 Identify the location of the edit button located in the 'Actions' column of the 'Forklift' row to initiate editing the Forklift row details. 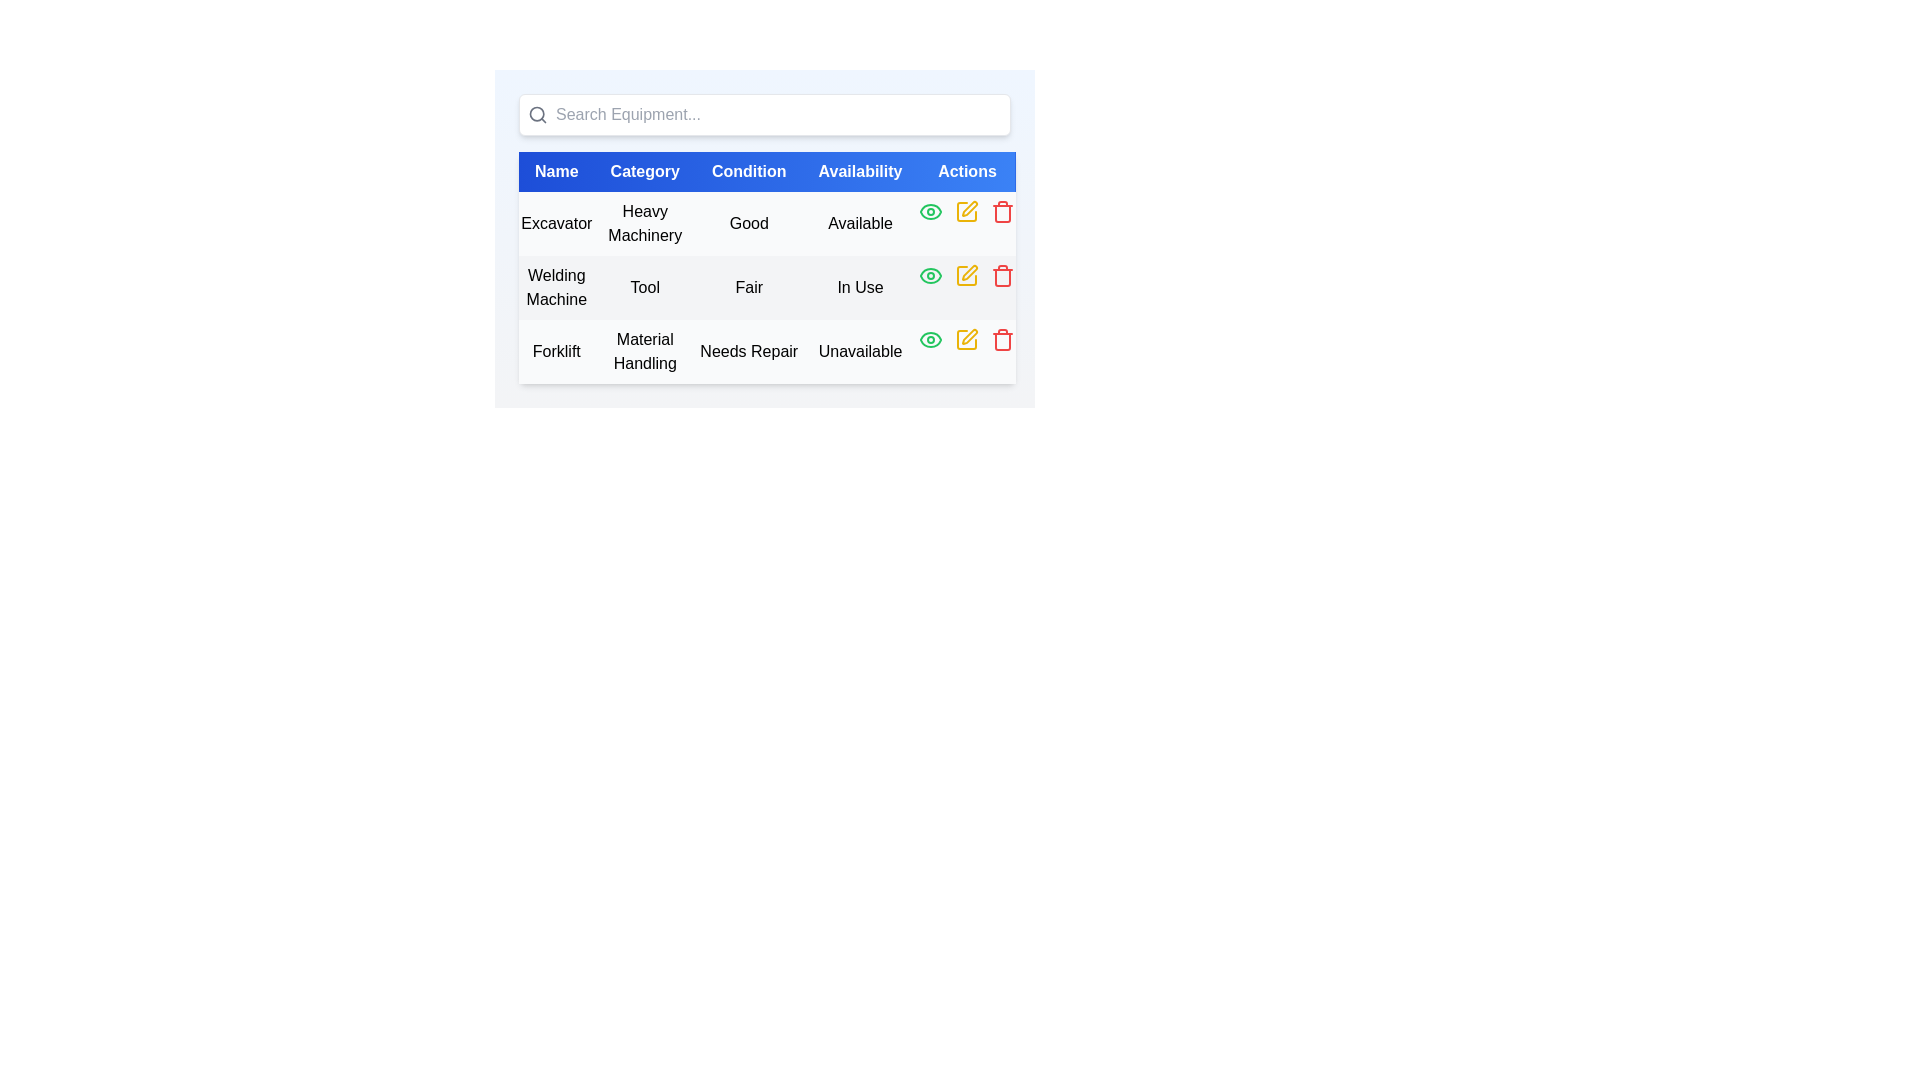
(970, 335).